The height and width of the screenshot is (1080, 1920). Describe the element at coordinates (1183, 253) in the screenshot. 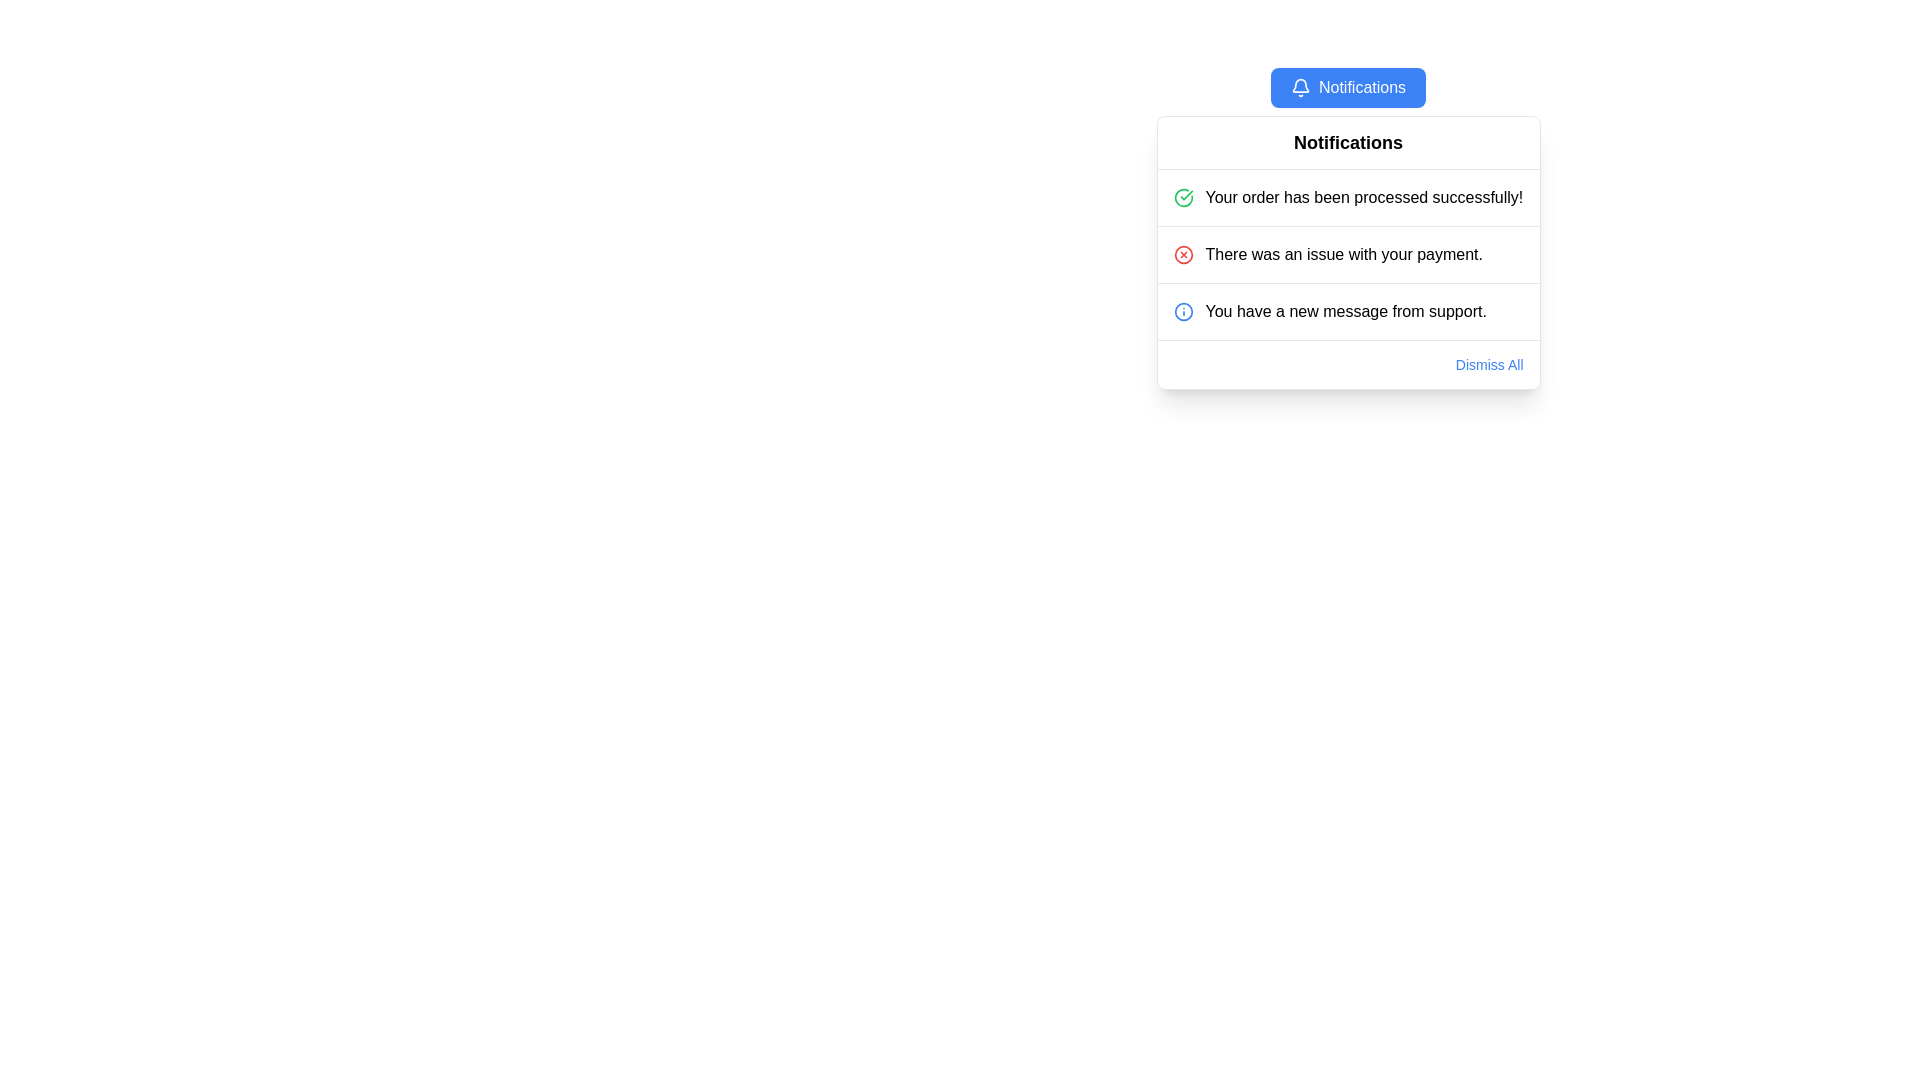

I see `the error notification icon indicating a payment problem, located to the left of the text 'There was an issue with your payment.'` at that location.